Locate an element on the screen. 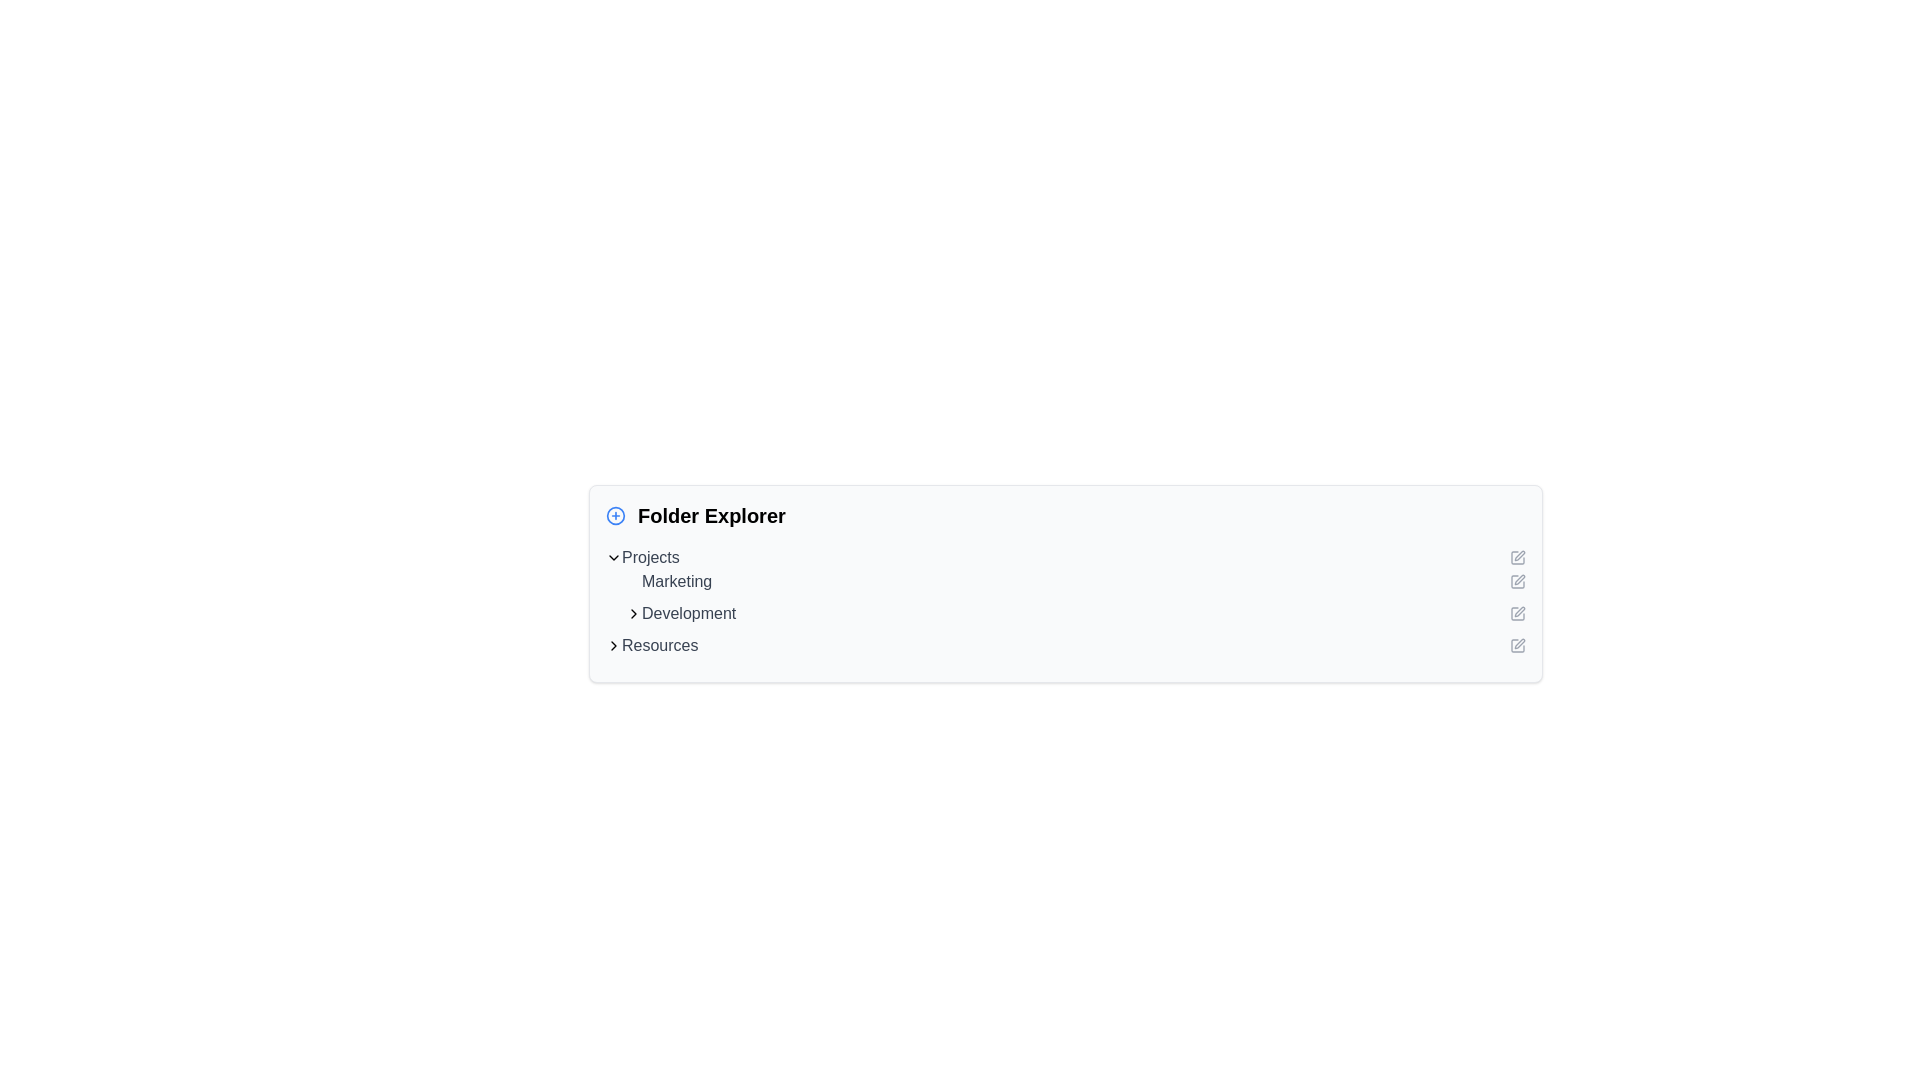 Image resolution: width=1920 pixels, height=1080 pixels. the 'Edit' button/icon associated with the 'Projects' entry is located at coordinates (1517, 558).